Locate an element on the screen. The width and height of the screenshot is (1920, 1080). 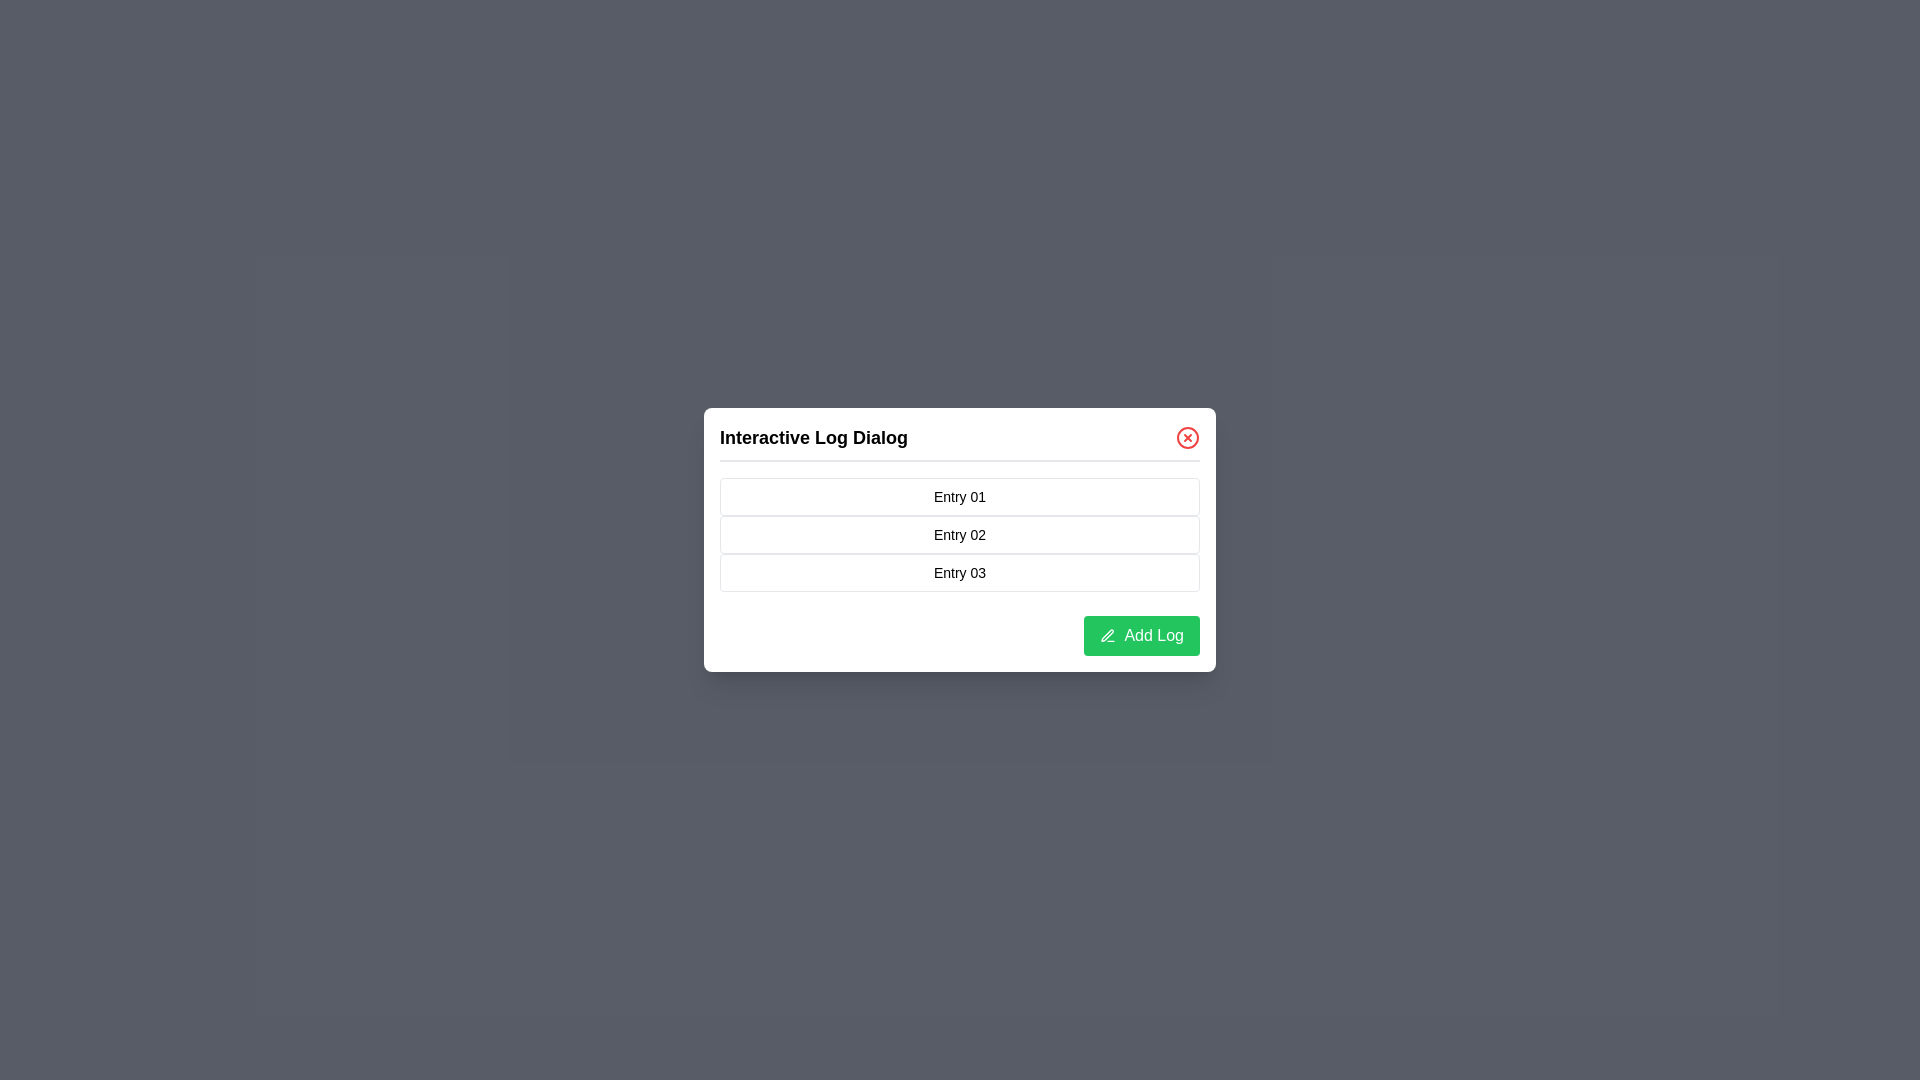
'Add Log' button to add a new log entry is located at coordinates (1142, 636).